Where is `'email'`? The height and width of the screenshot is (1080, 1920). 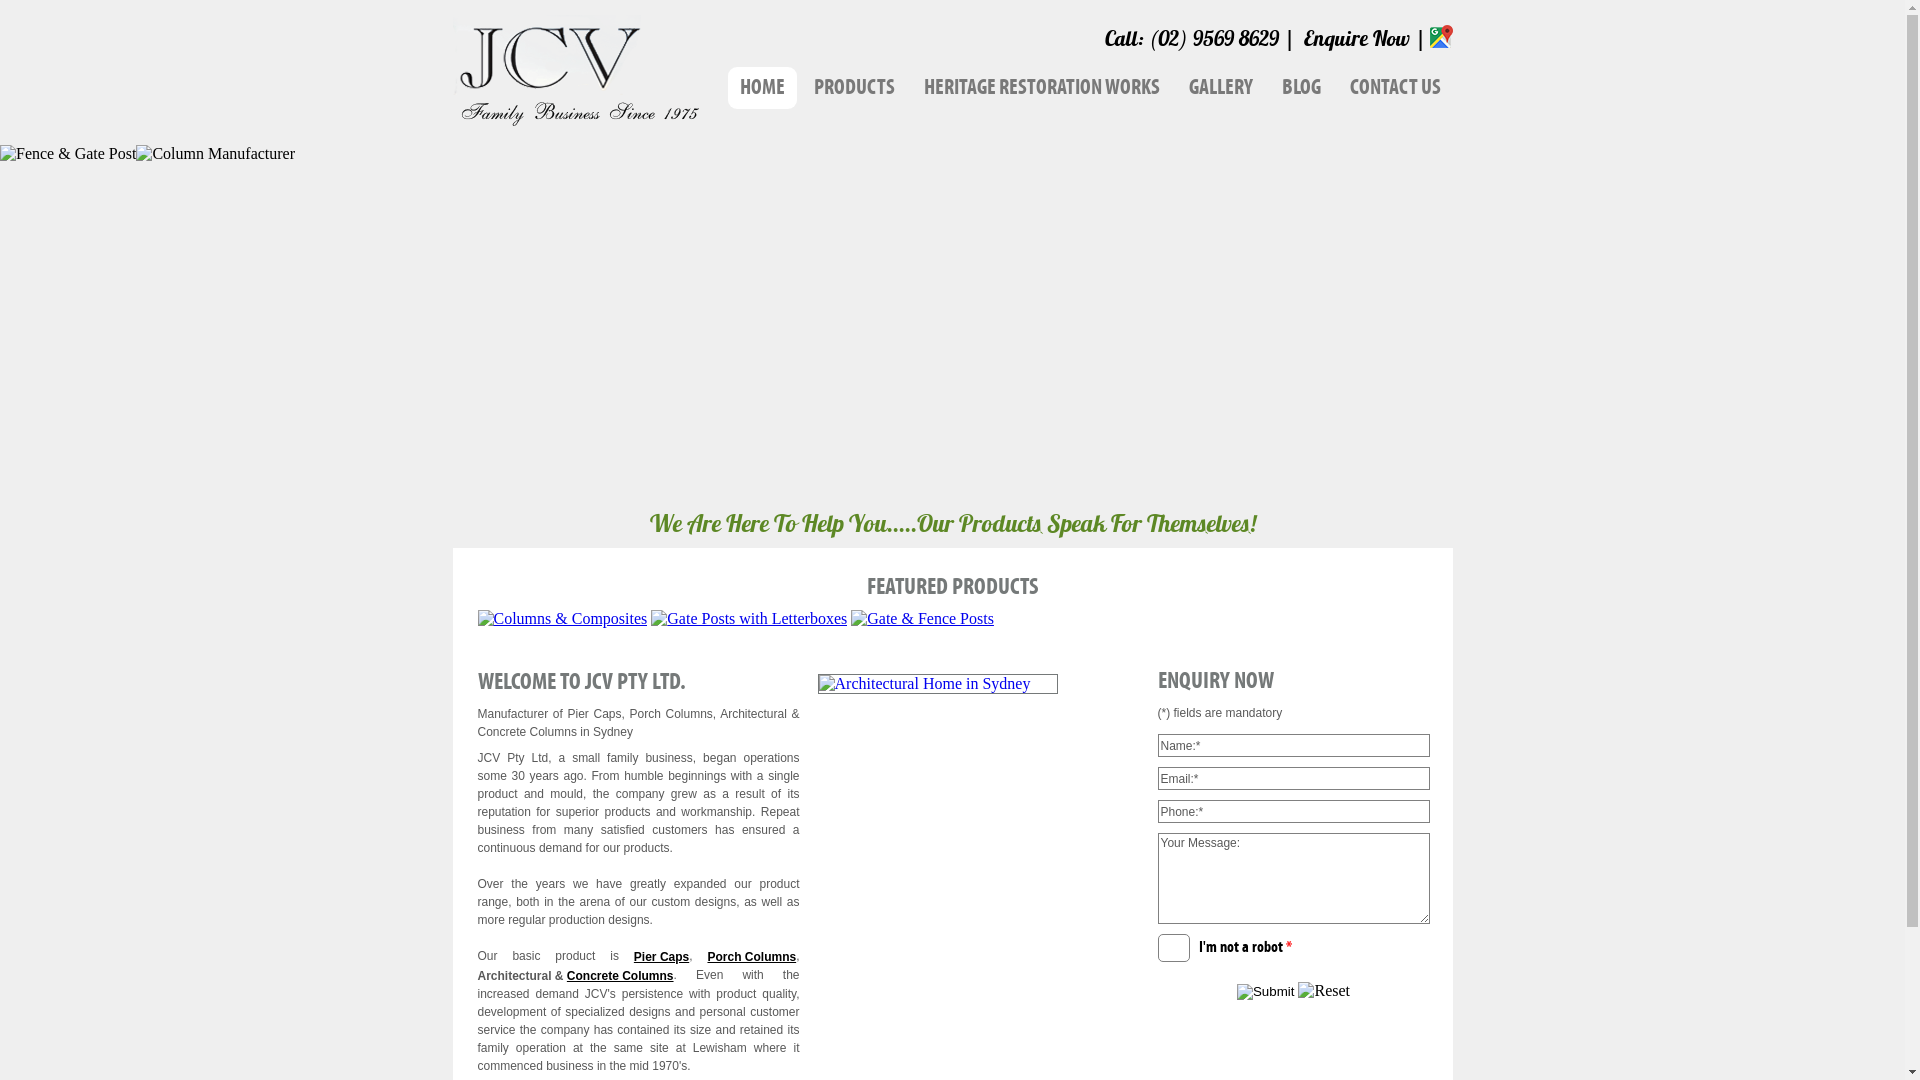 'email' is located at coordinates (1294, 777).